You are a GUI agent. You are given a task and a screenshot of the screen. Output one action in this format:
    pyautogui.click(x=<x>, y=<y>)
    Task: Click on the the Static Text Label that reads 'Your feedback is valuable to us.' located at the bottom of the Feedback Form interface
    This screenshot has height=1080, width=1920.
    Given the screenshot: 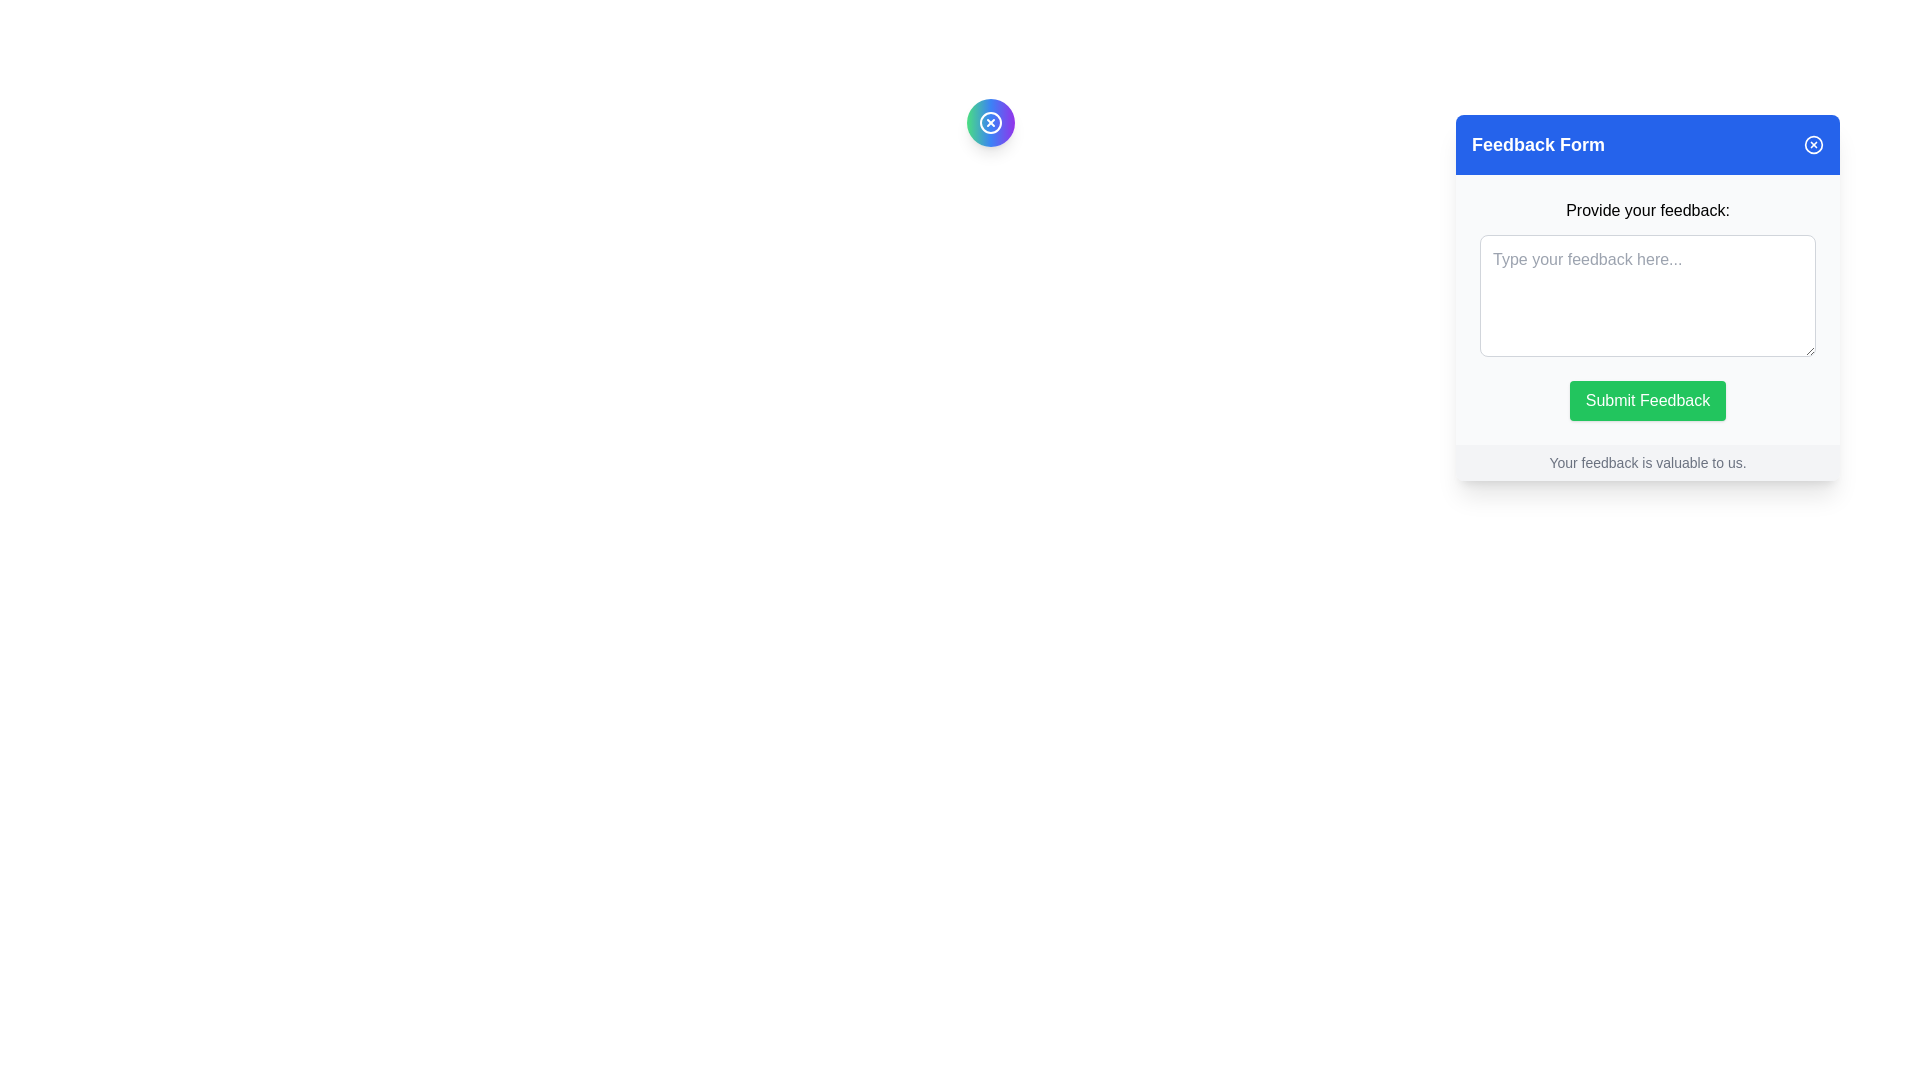 What is the action you would take?
    pyautogui.click(x=1647, y=462)
    